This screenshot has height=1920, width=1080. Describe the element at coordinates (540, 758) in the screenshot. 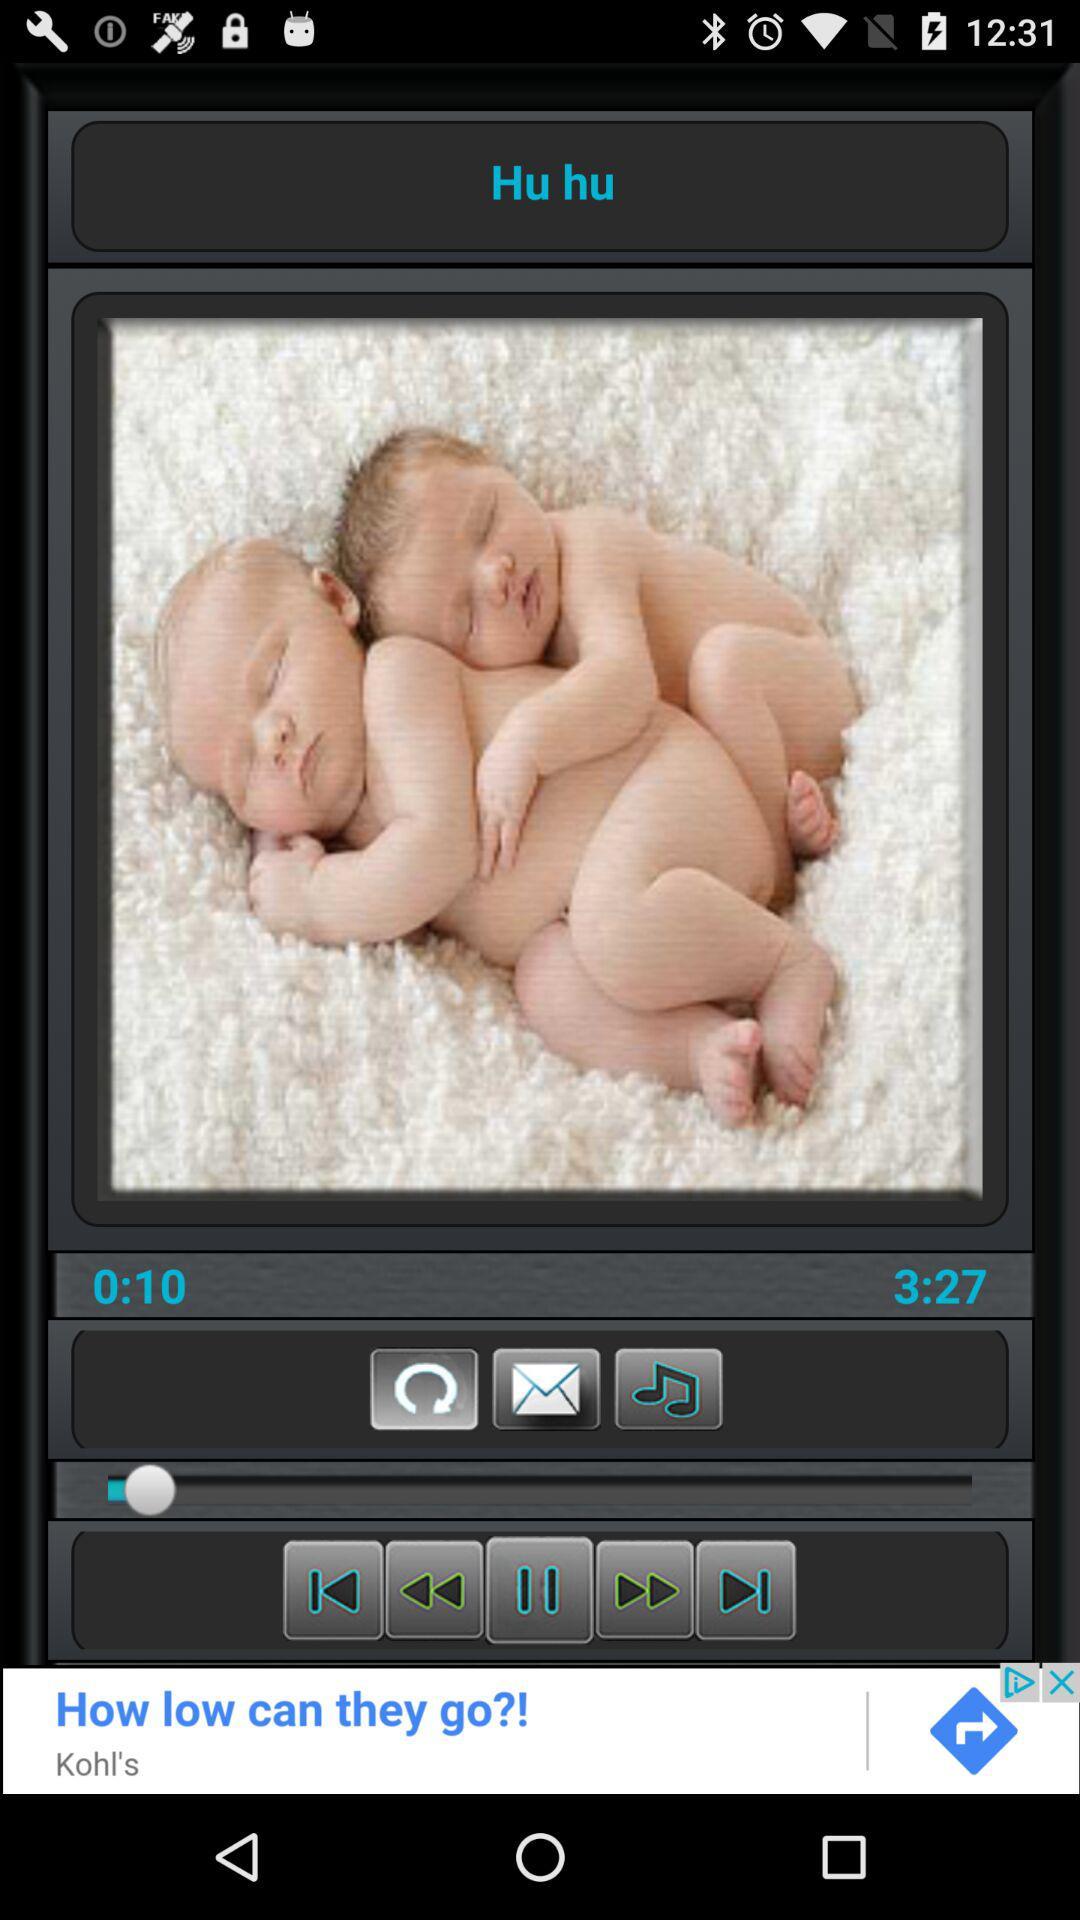

I see `the image on the web page` at that location.